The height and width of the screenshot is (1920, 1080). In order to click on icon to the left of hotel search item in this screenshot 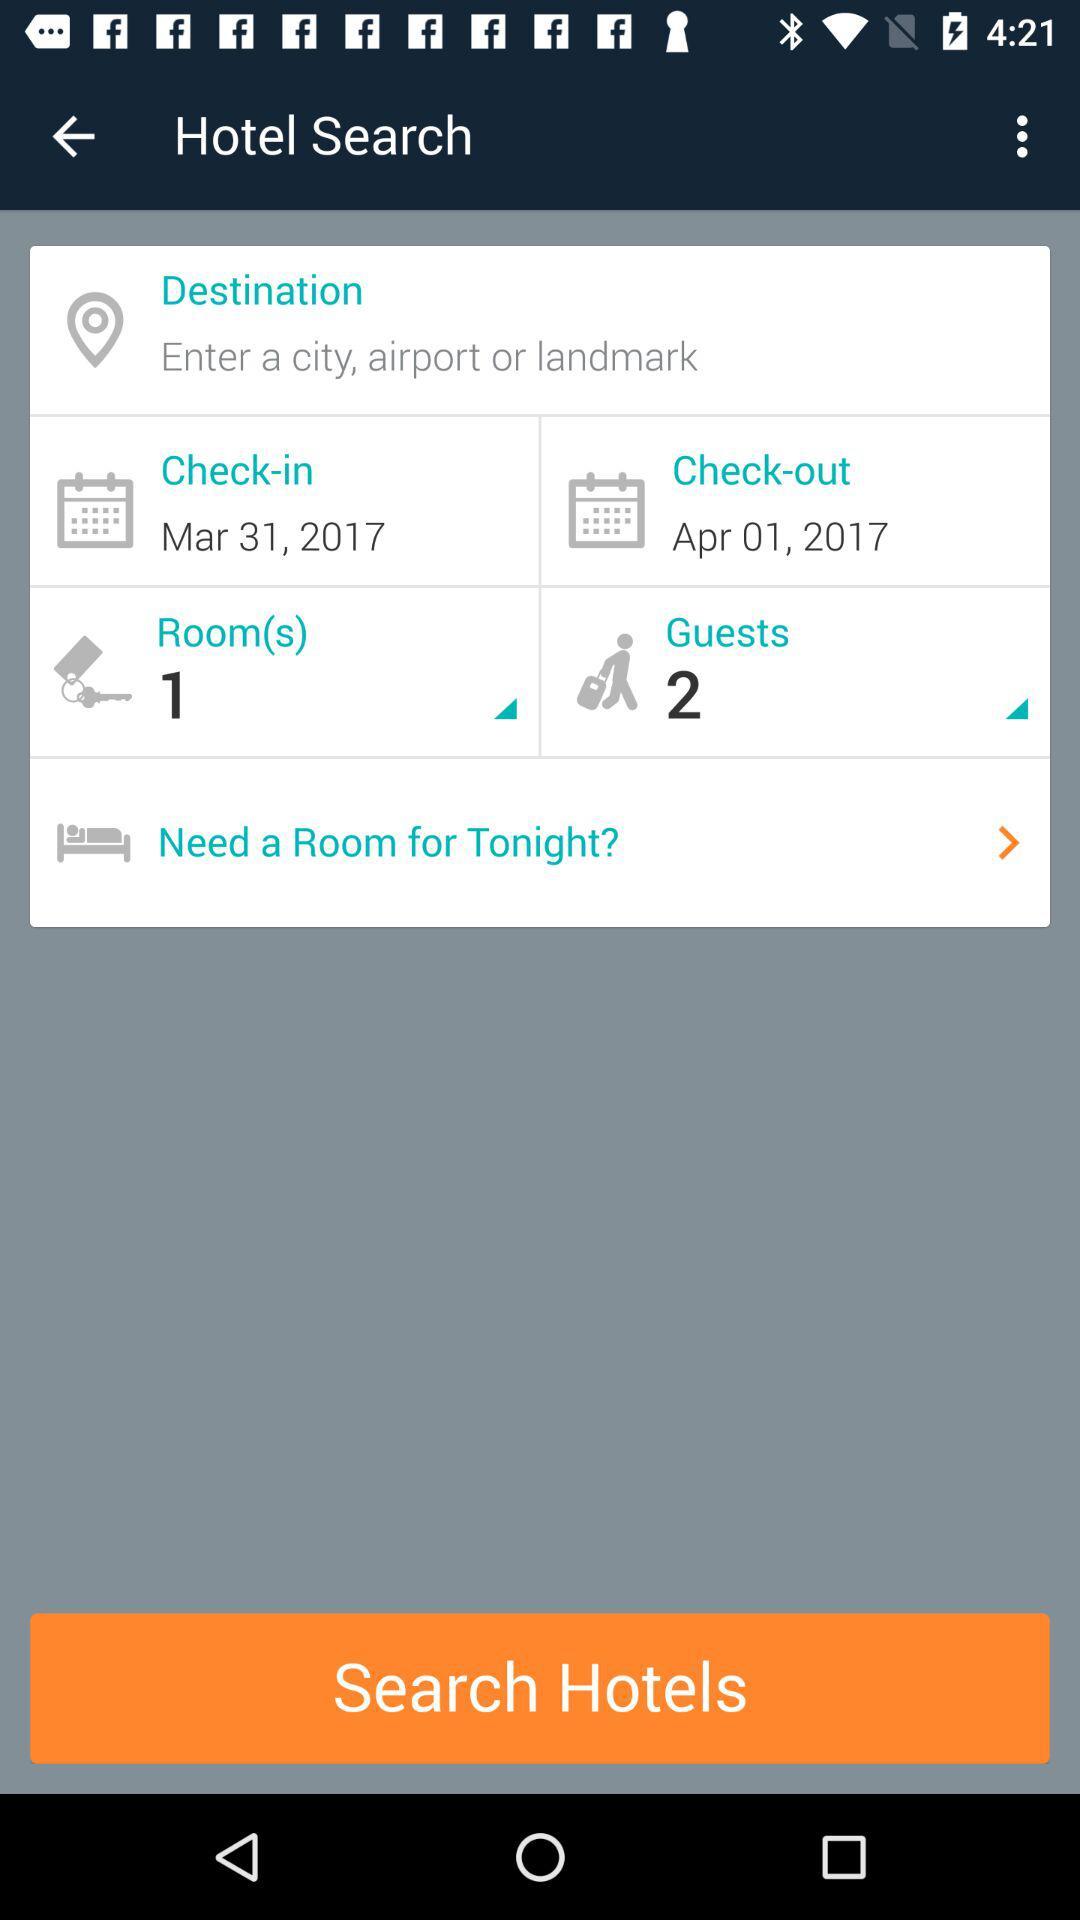, I will do `click(72, 135)`.